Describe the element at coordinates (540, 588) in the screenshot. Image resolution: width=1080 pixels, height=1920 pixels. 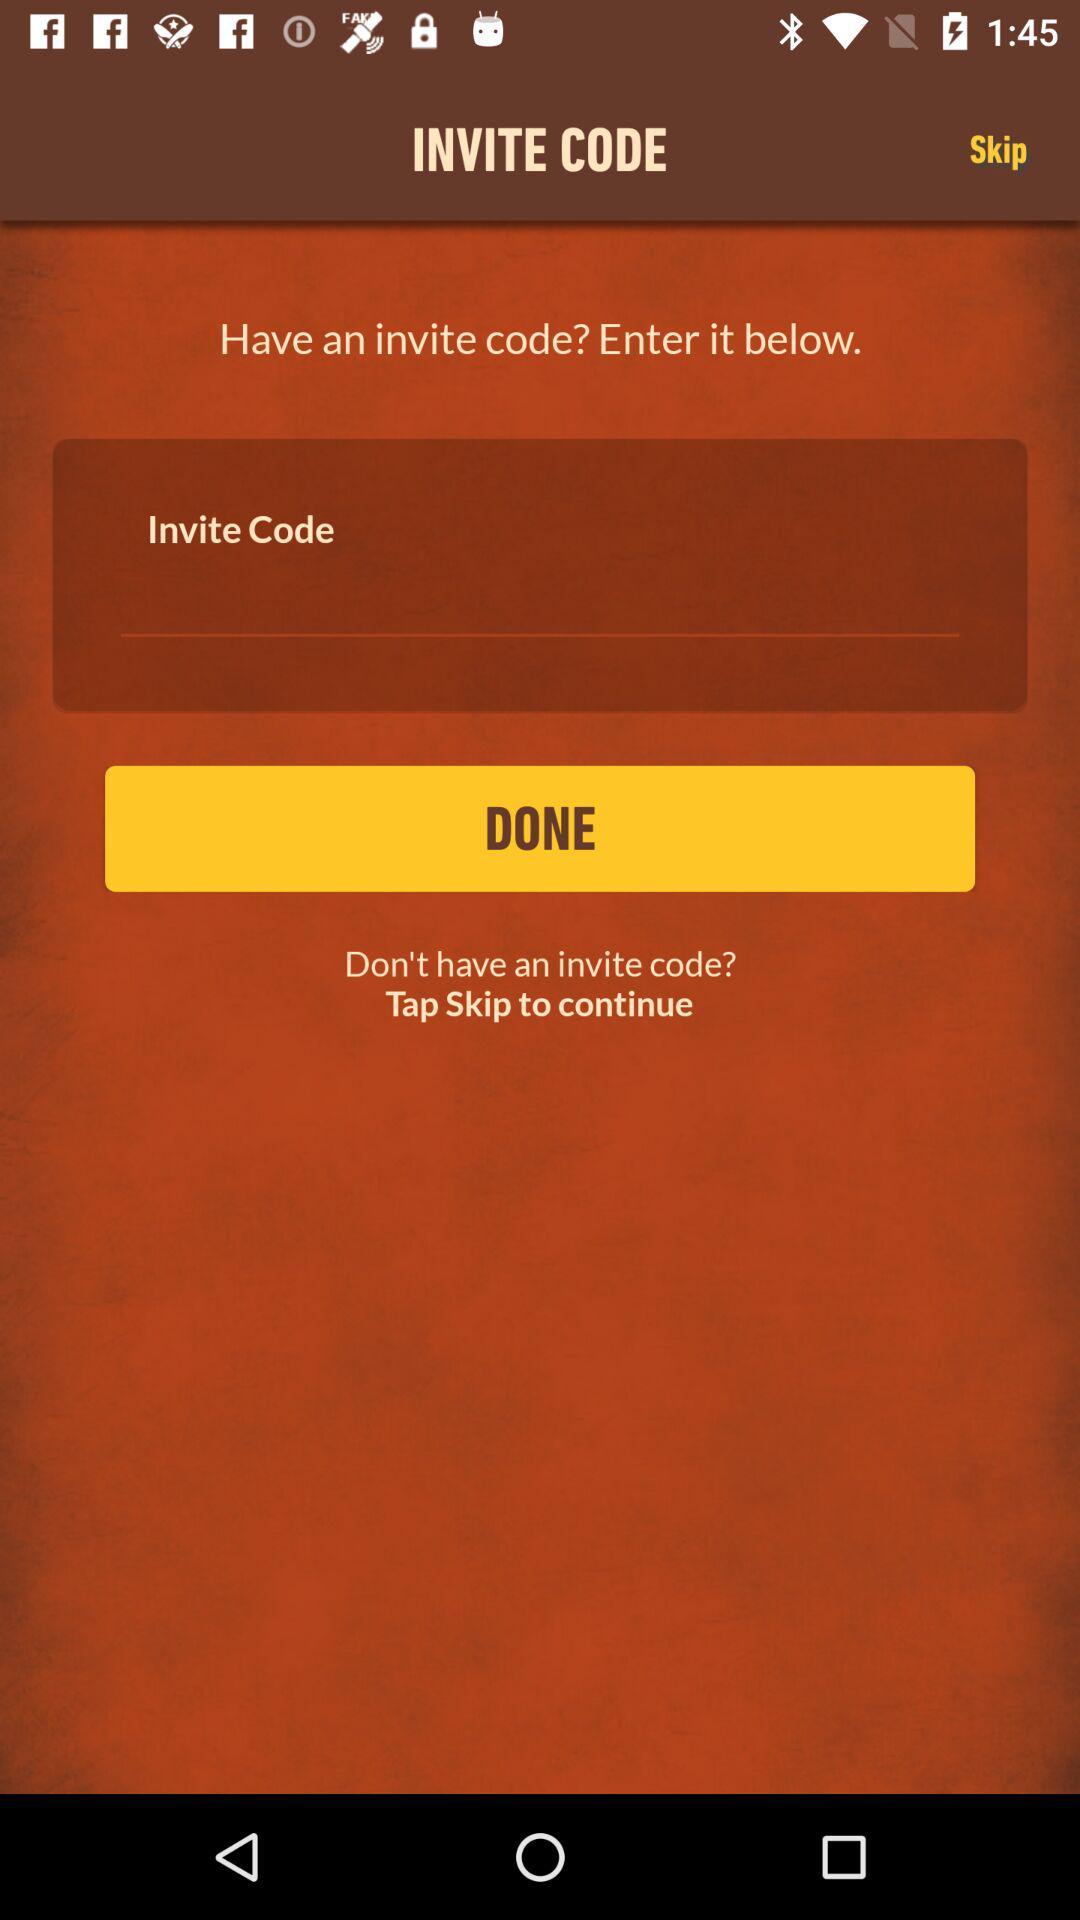
I see `the icon above the done` at that location.